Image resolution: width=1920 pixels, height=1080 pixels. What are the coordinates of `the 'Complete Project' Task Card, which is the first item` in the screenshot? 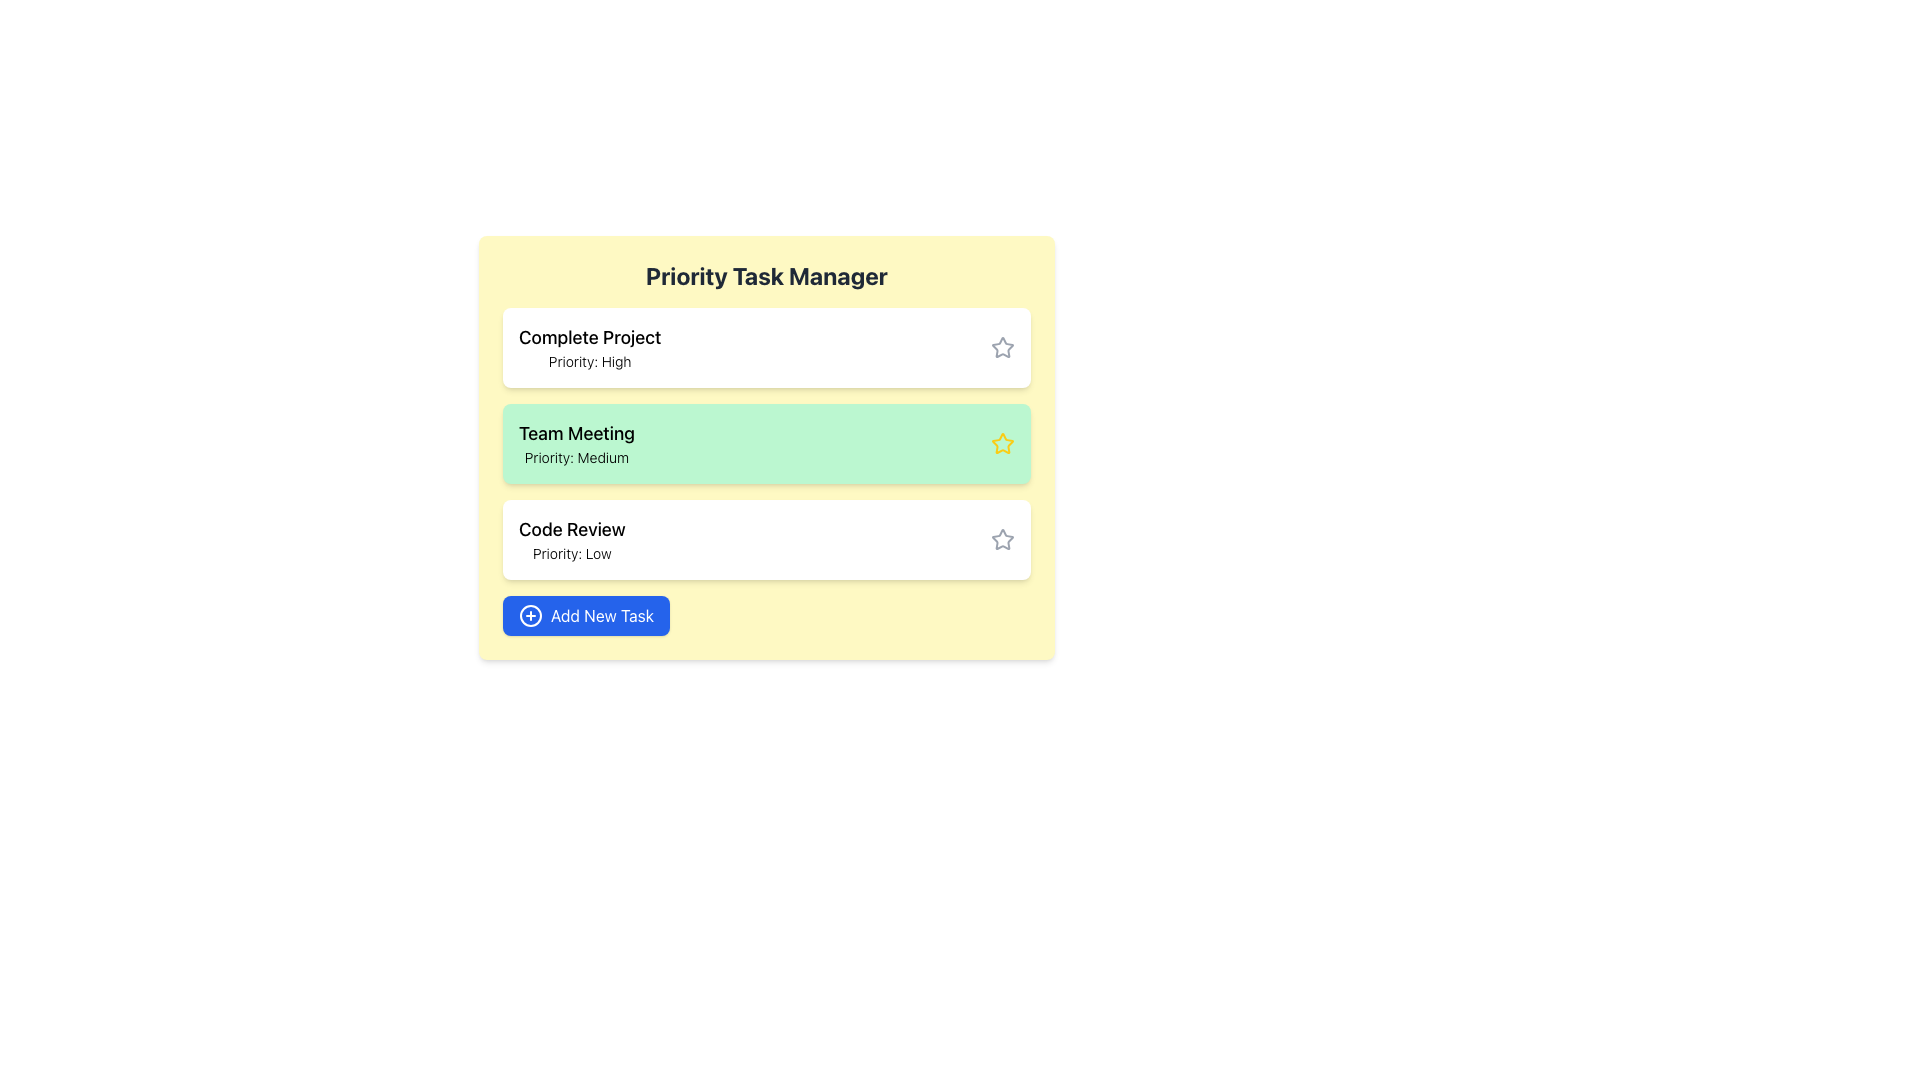 It's located at (766, 346).